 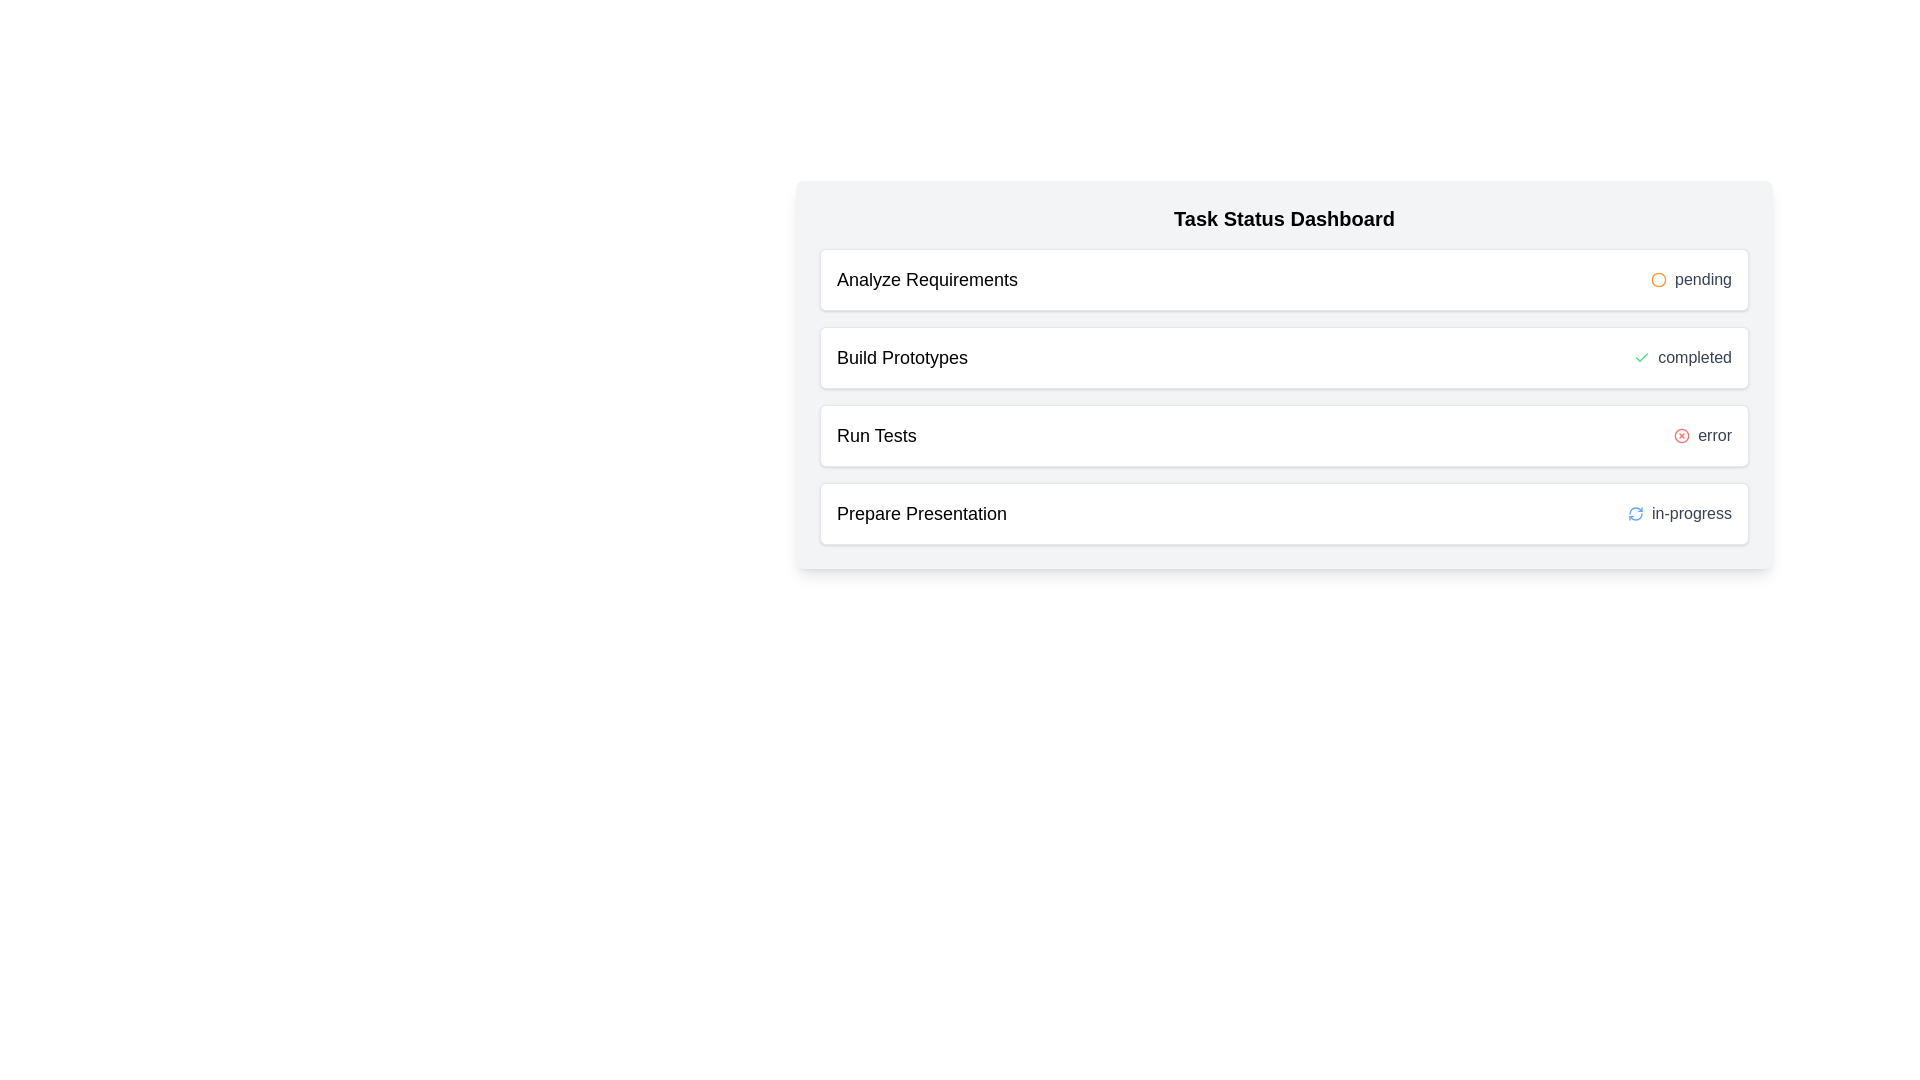 I want to click on the in-progress indicator icon located to the left of the 'in-progress' text in the 'Prepare Presentation' row of the Task Status Dashboard, so click(x=1636, y=512).